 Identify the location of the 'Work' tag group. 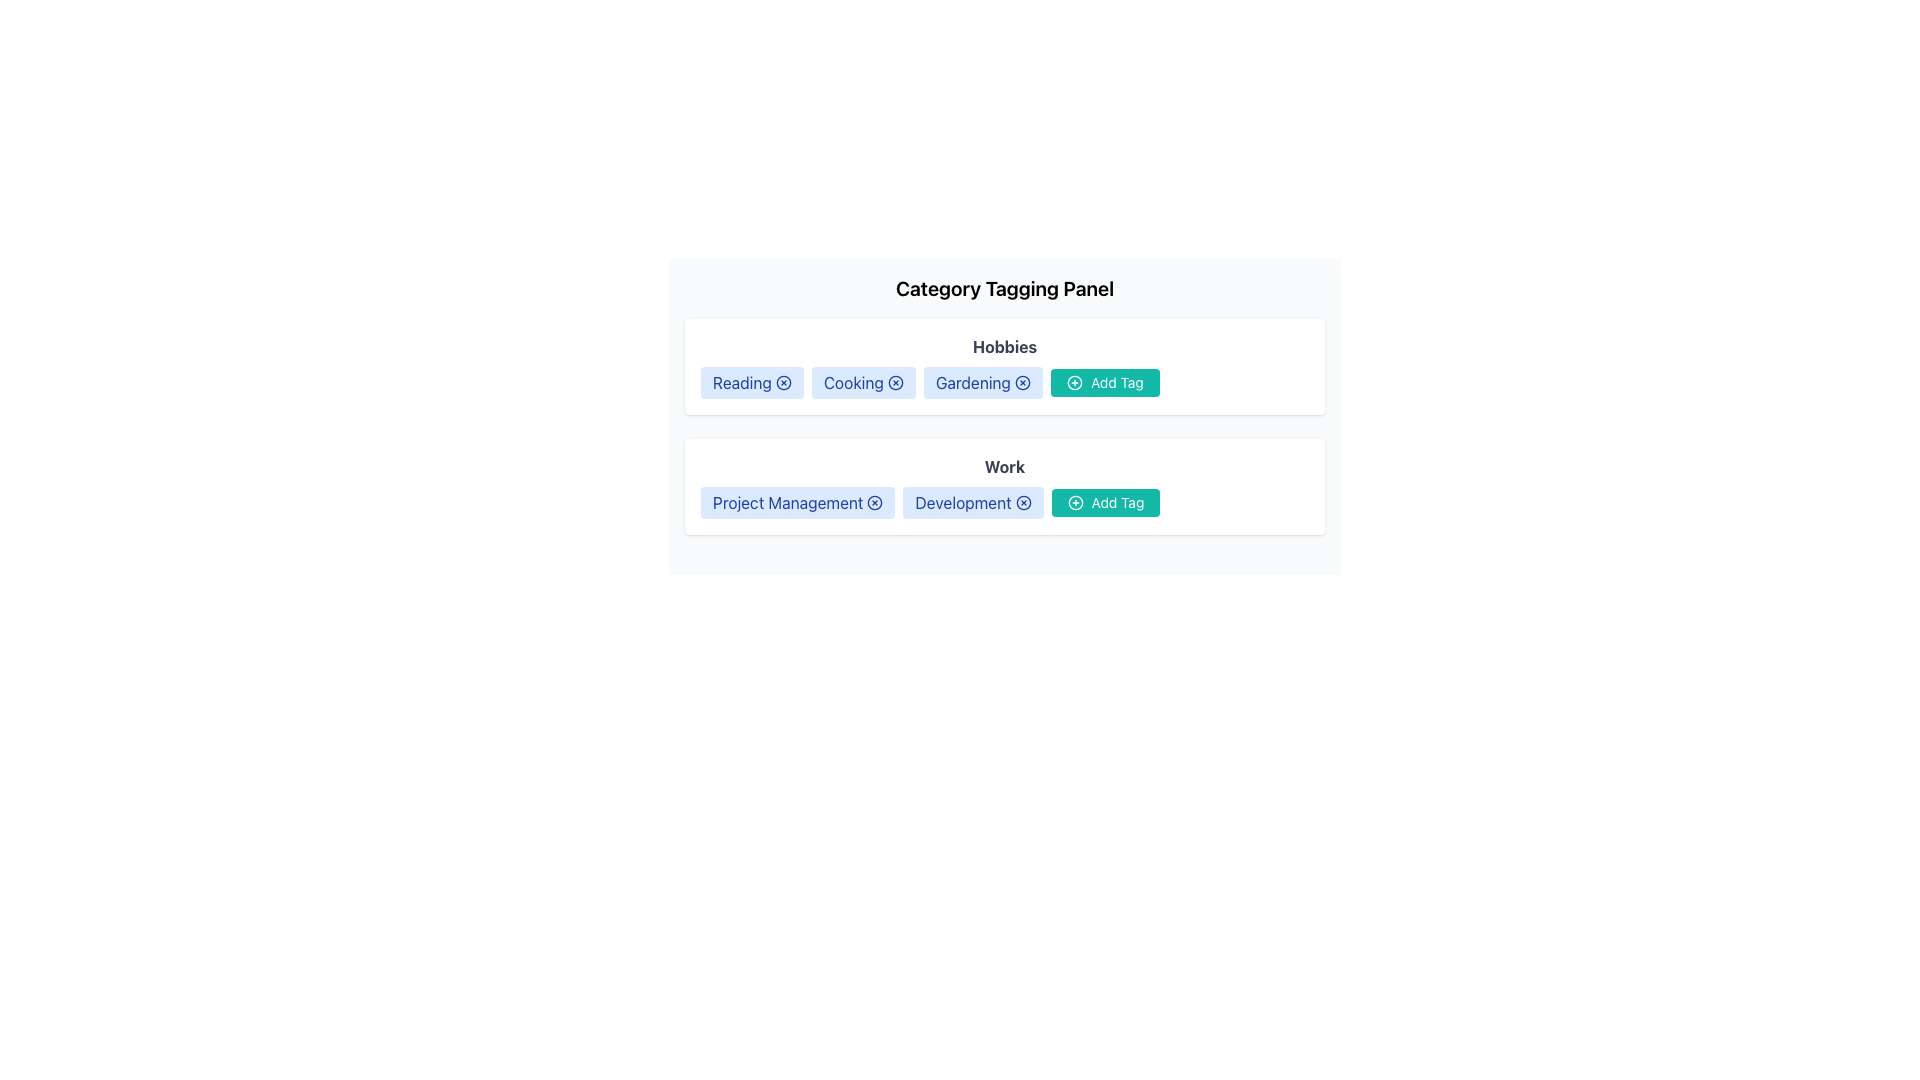
(1004, 501).